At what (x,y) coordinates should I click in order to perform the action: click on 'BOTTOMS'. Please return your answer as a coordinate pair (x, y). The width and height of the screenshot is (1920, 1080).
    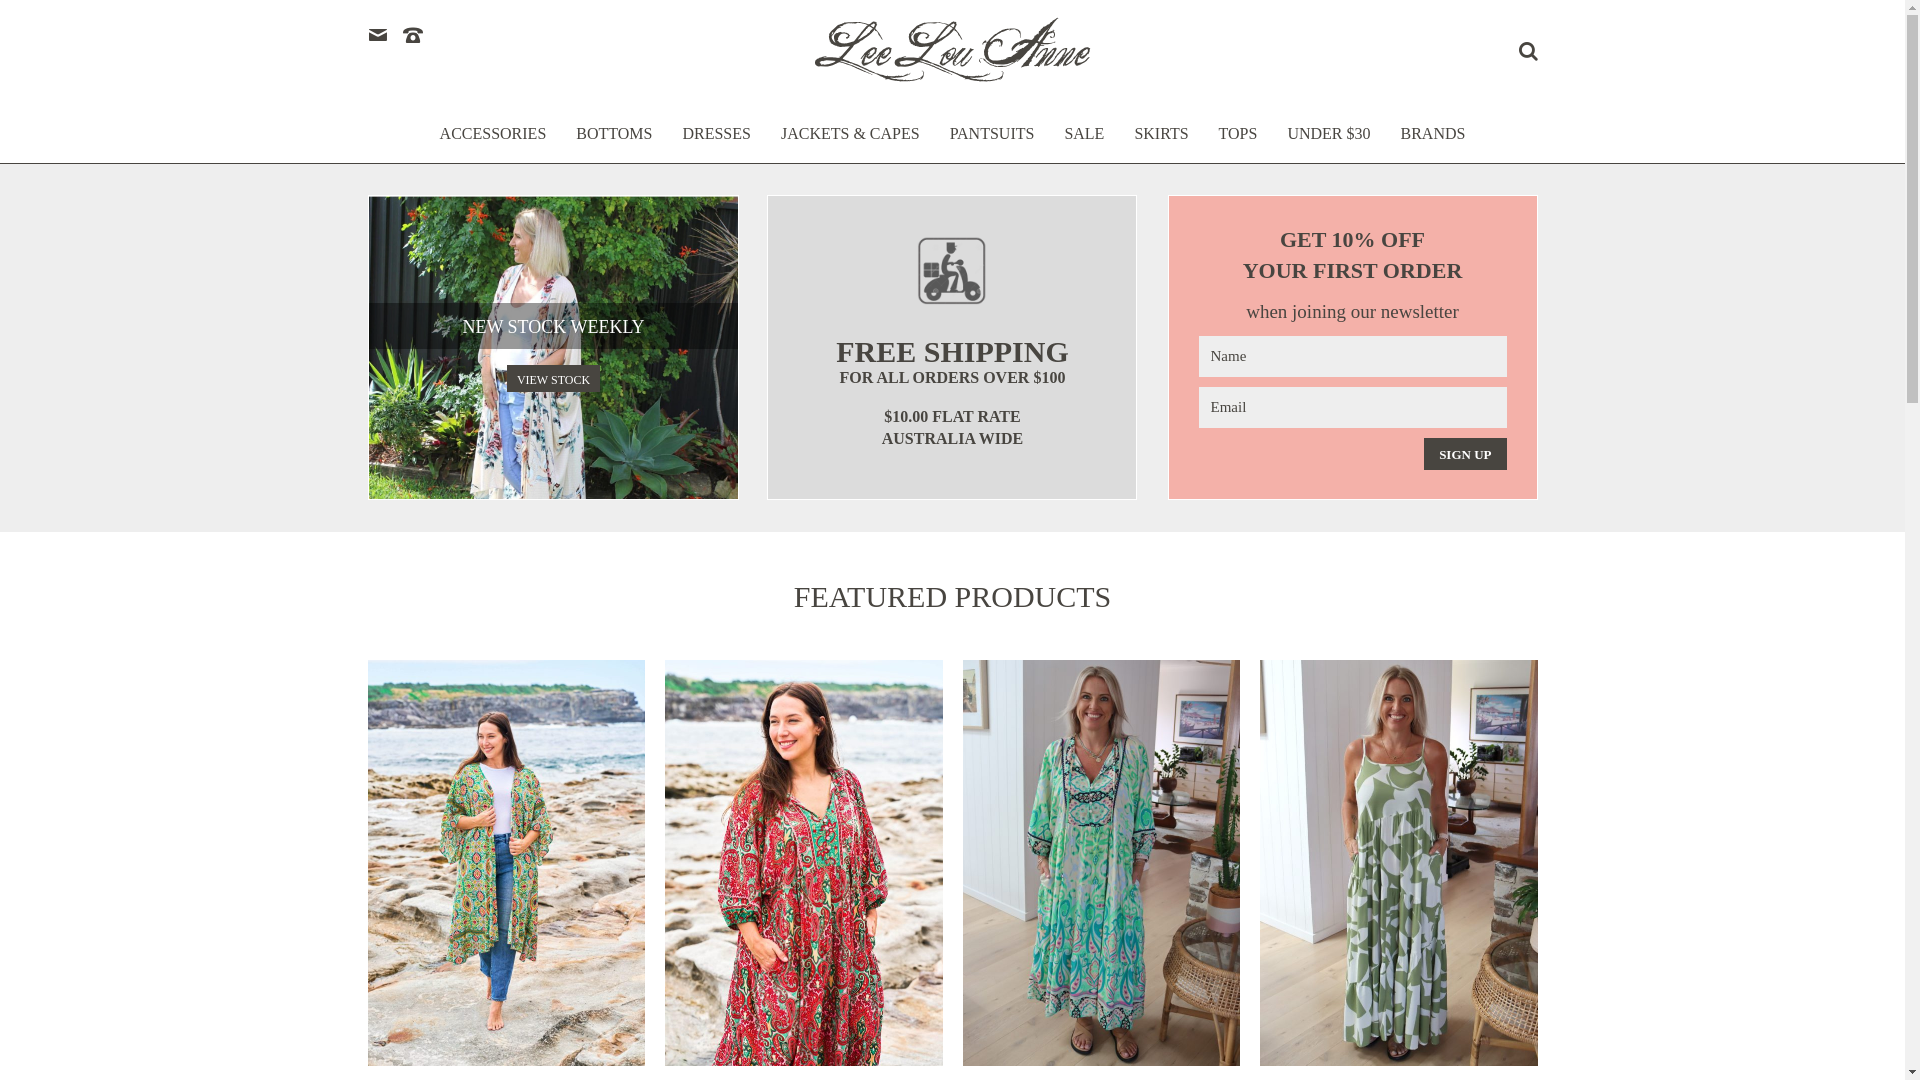
    Looking at the image, I should click on (613, 142).